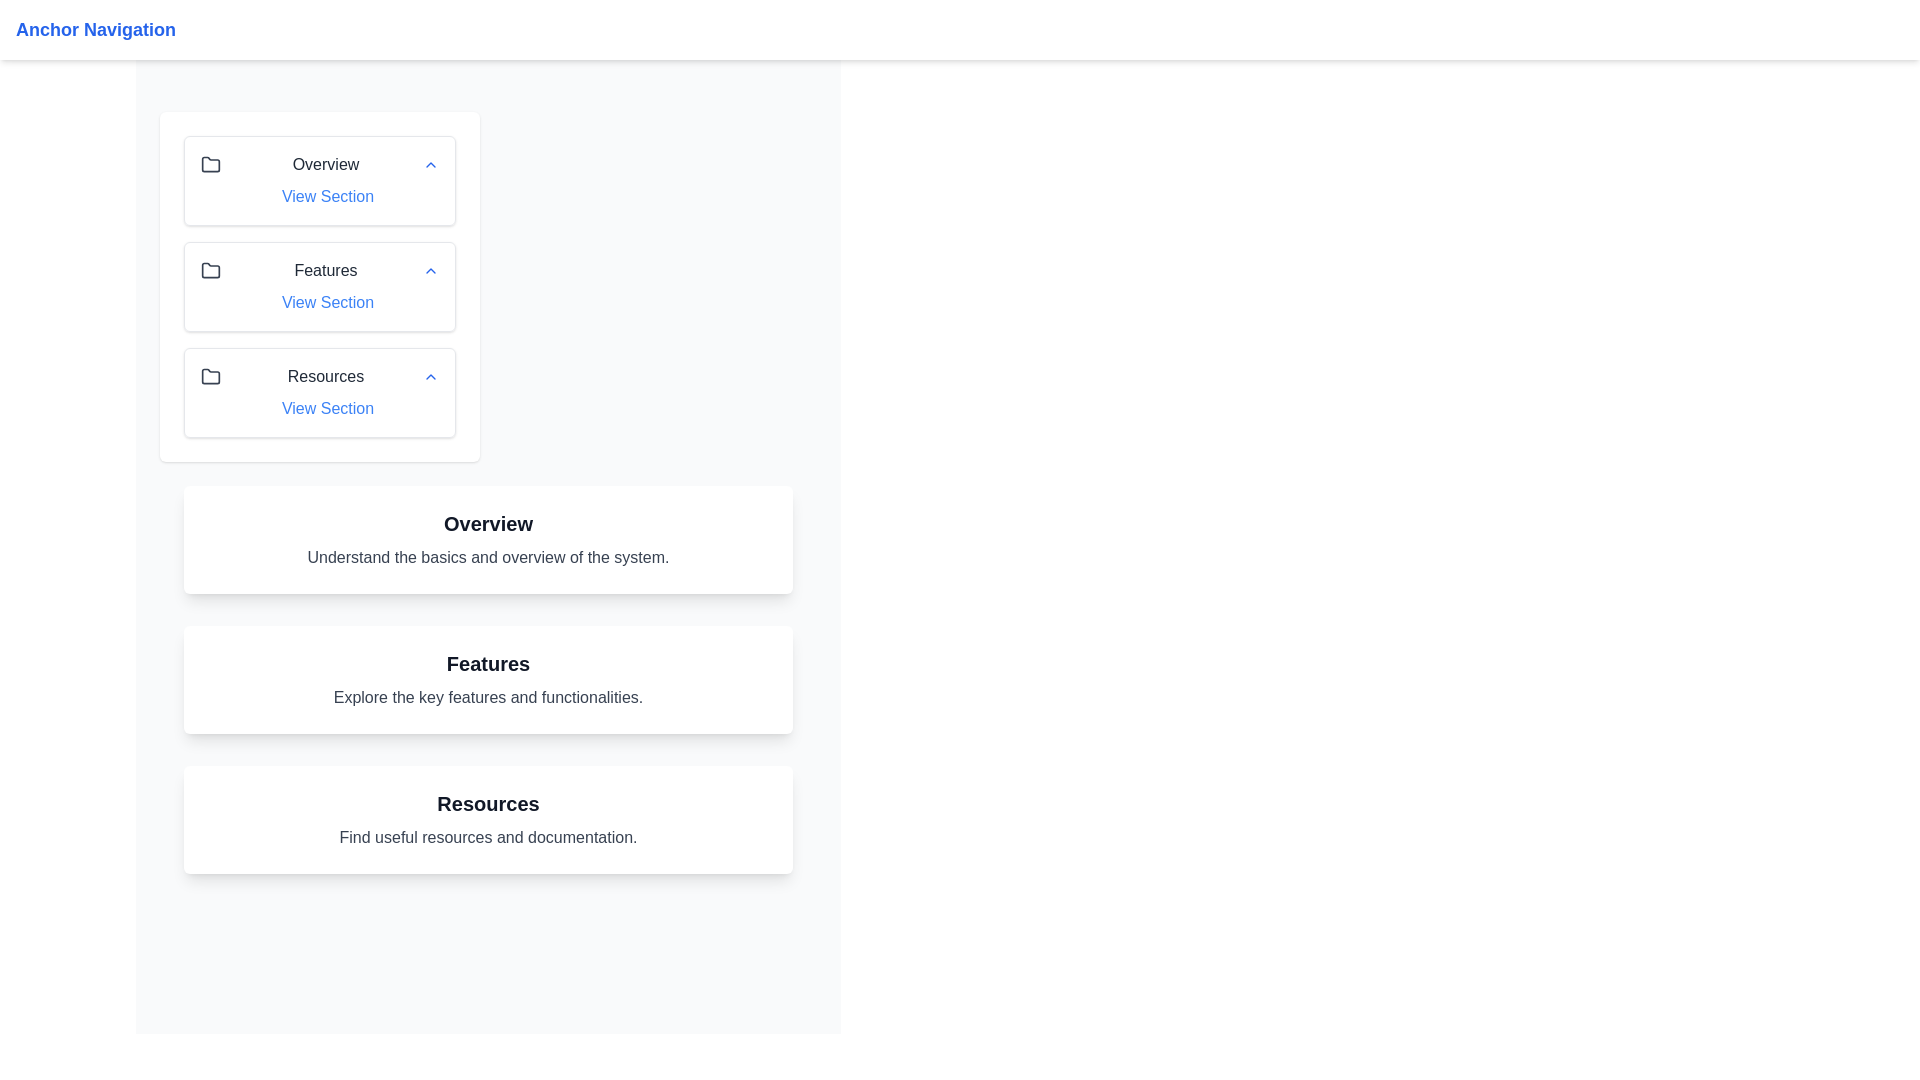  What do you see at coordinates (320, 377) in the screenshot?
I see `the 'Resources' Collapsible Section Header which contains a folder icon on the left, bold text in the center, and an upward chevron on the right, positioned as the third entry in the collapsible list` at bounding box center [320, 377].